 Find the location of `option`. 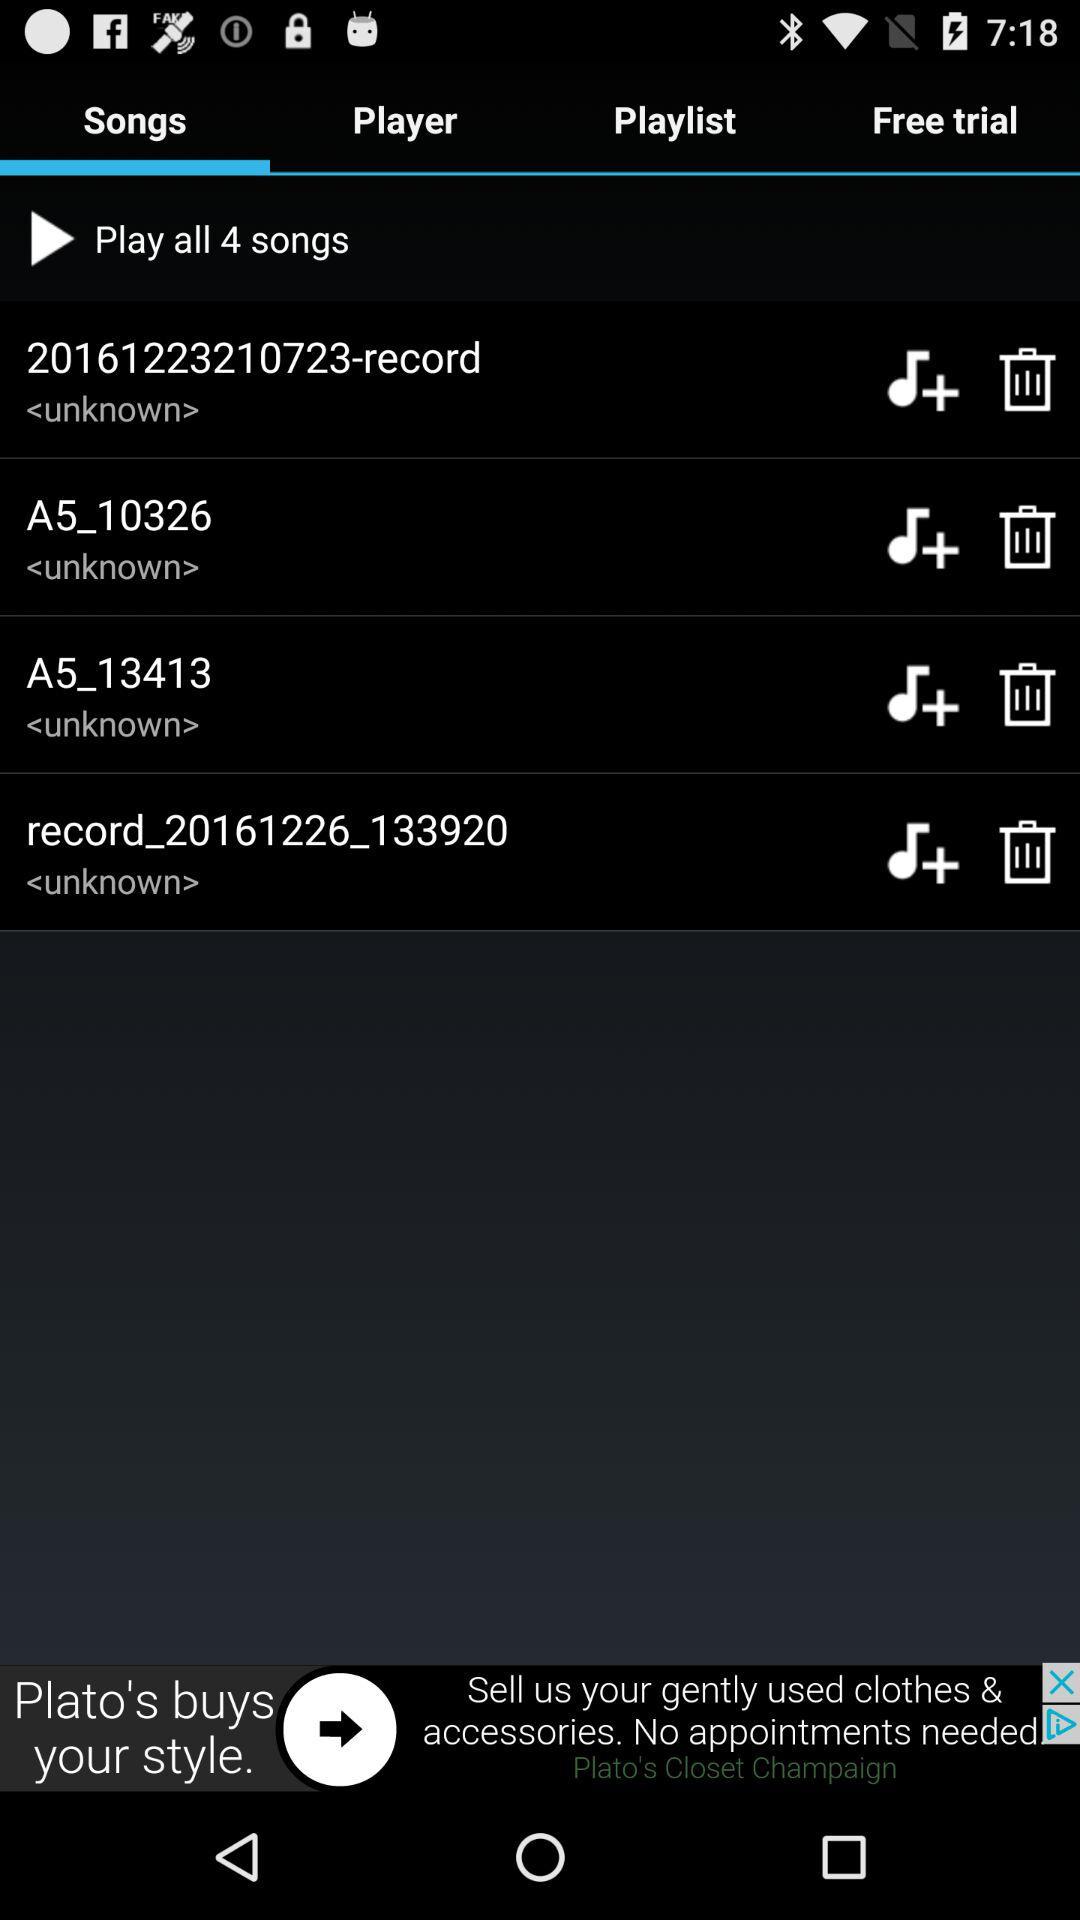

option is located at coordinates (922, 537).